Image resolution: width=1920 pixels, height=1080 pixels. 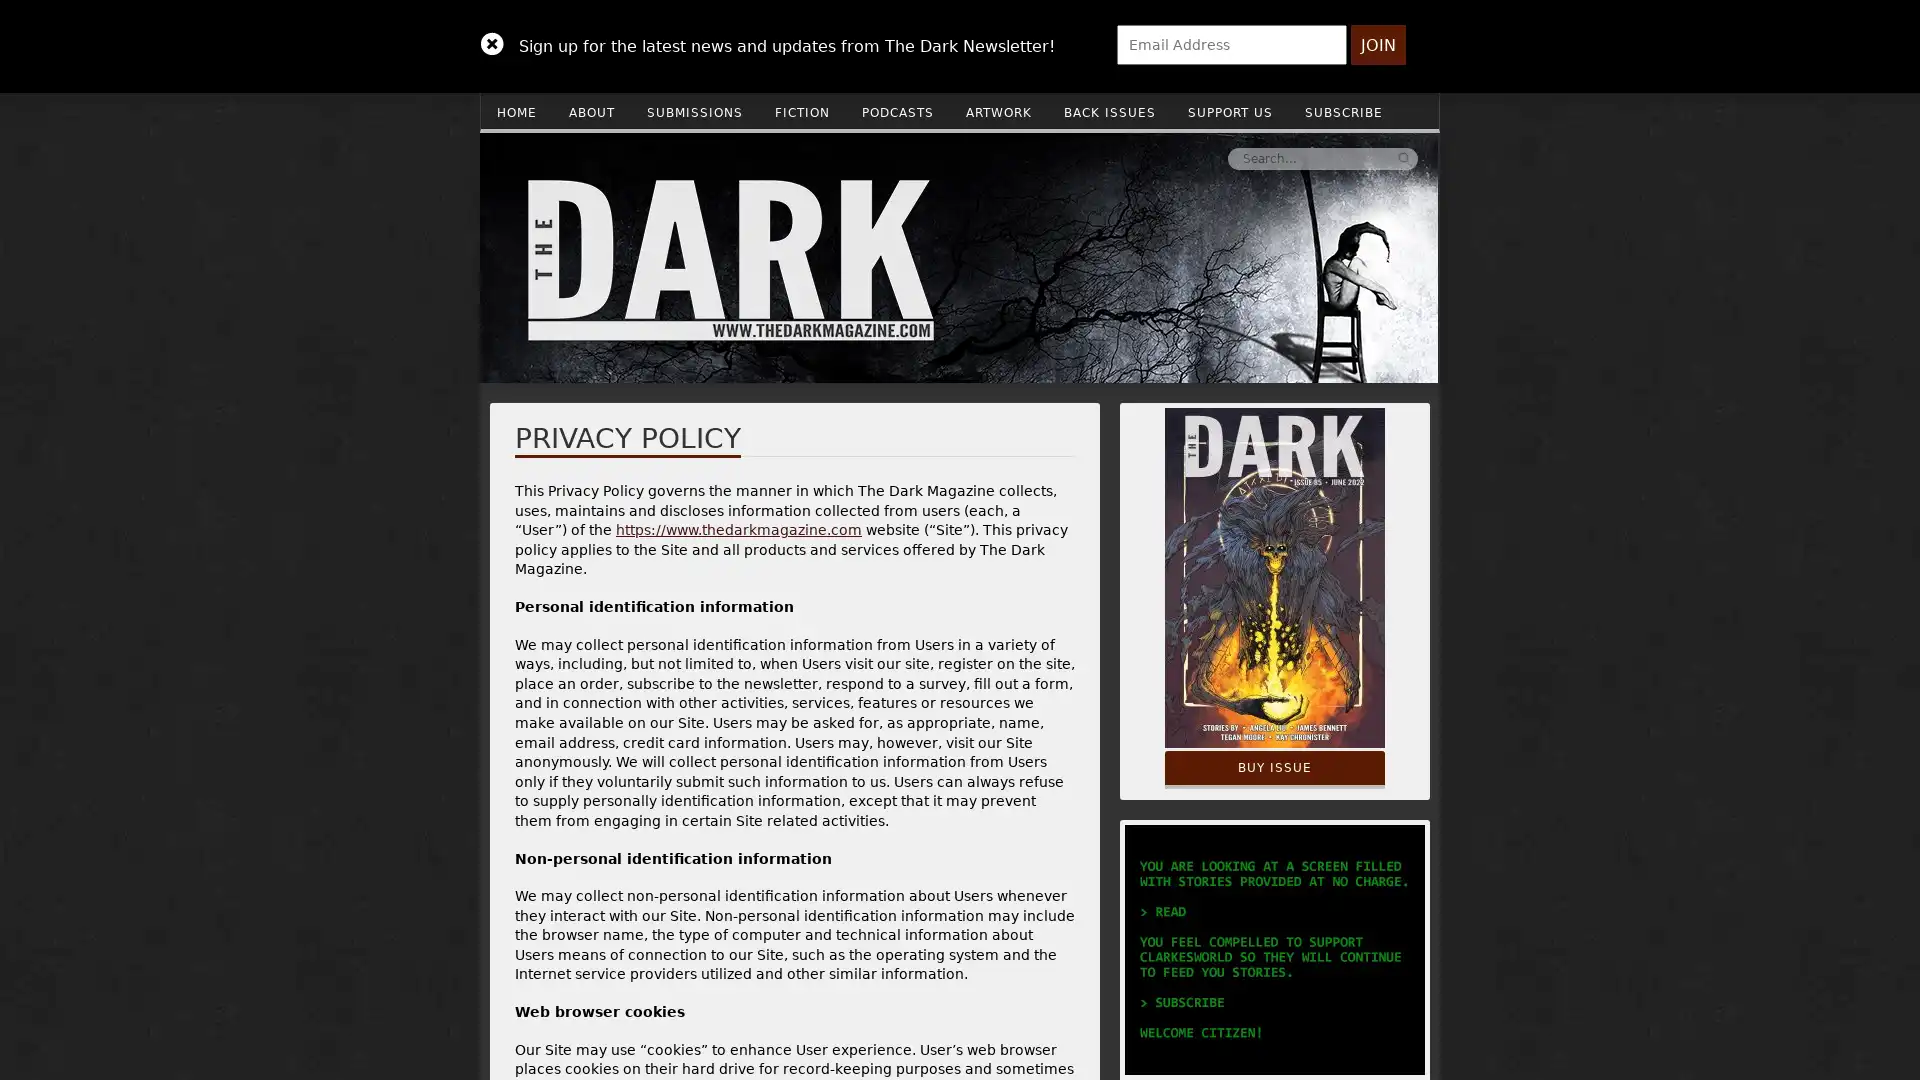 I want to click on Join, so click(x=1377, y=45).